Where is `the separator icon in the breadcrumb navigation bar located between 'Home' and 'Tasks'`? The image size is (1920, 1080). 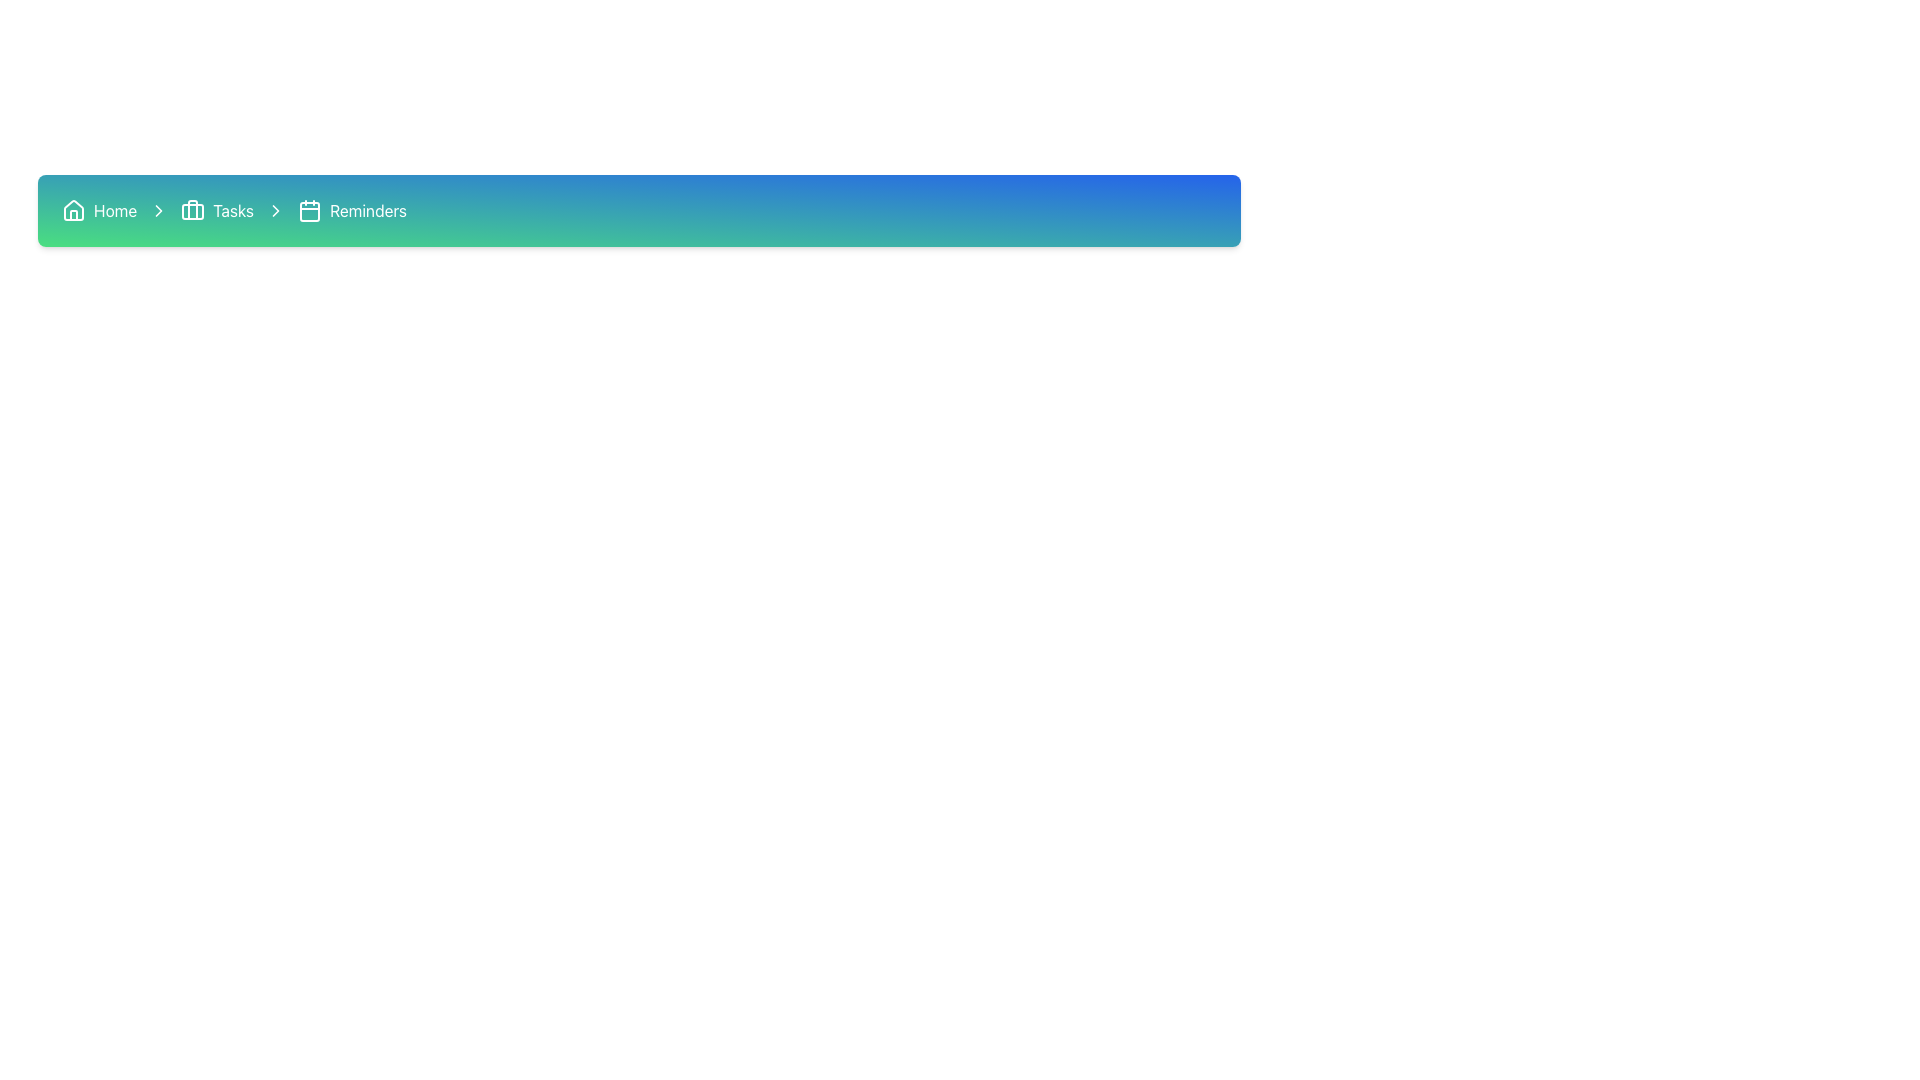 the separator icon in the breadcrumb navigation bar located between 'Home' and 'Tasks' is located at coordinates (275, 211).